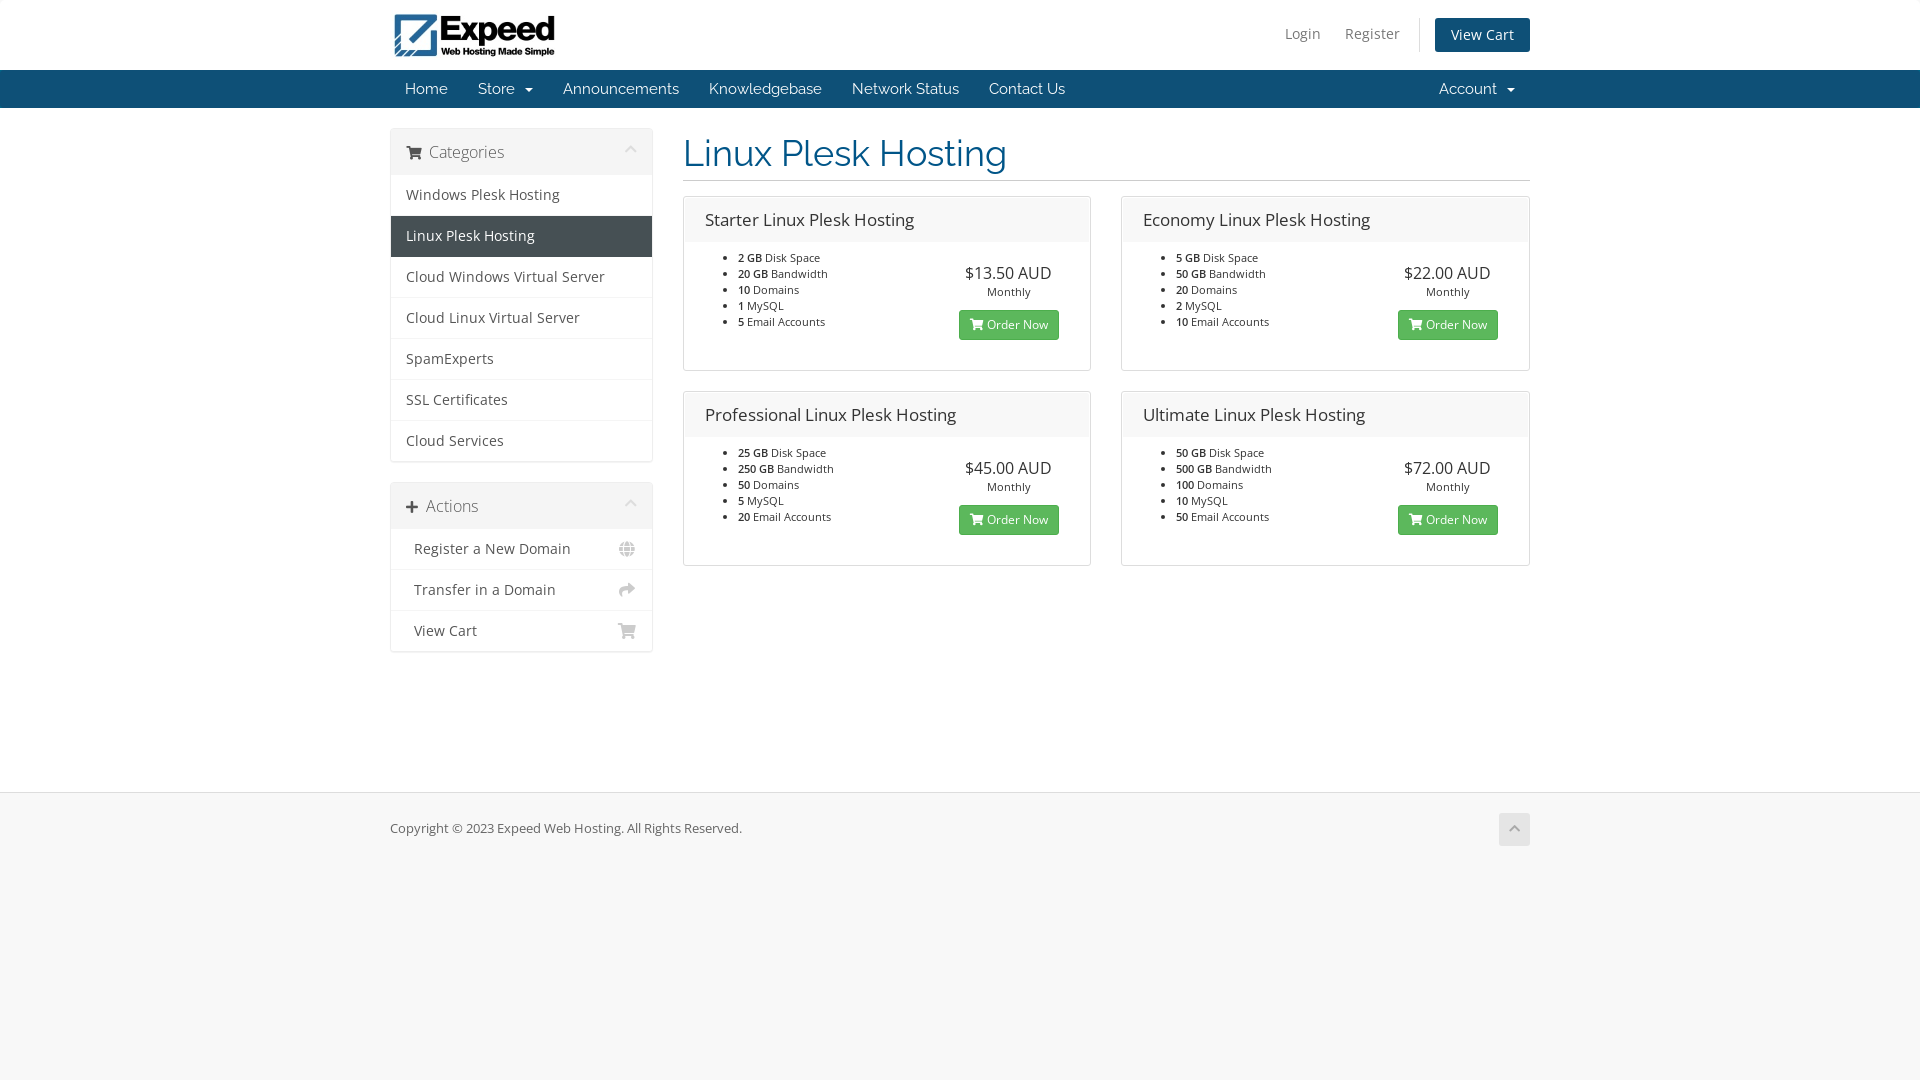 This screenshot has width=1920, height=1080. I want to click on '  Register a New Domain', so click(521, 549).